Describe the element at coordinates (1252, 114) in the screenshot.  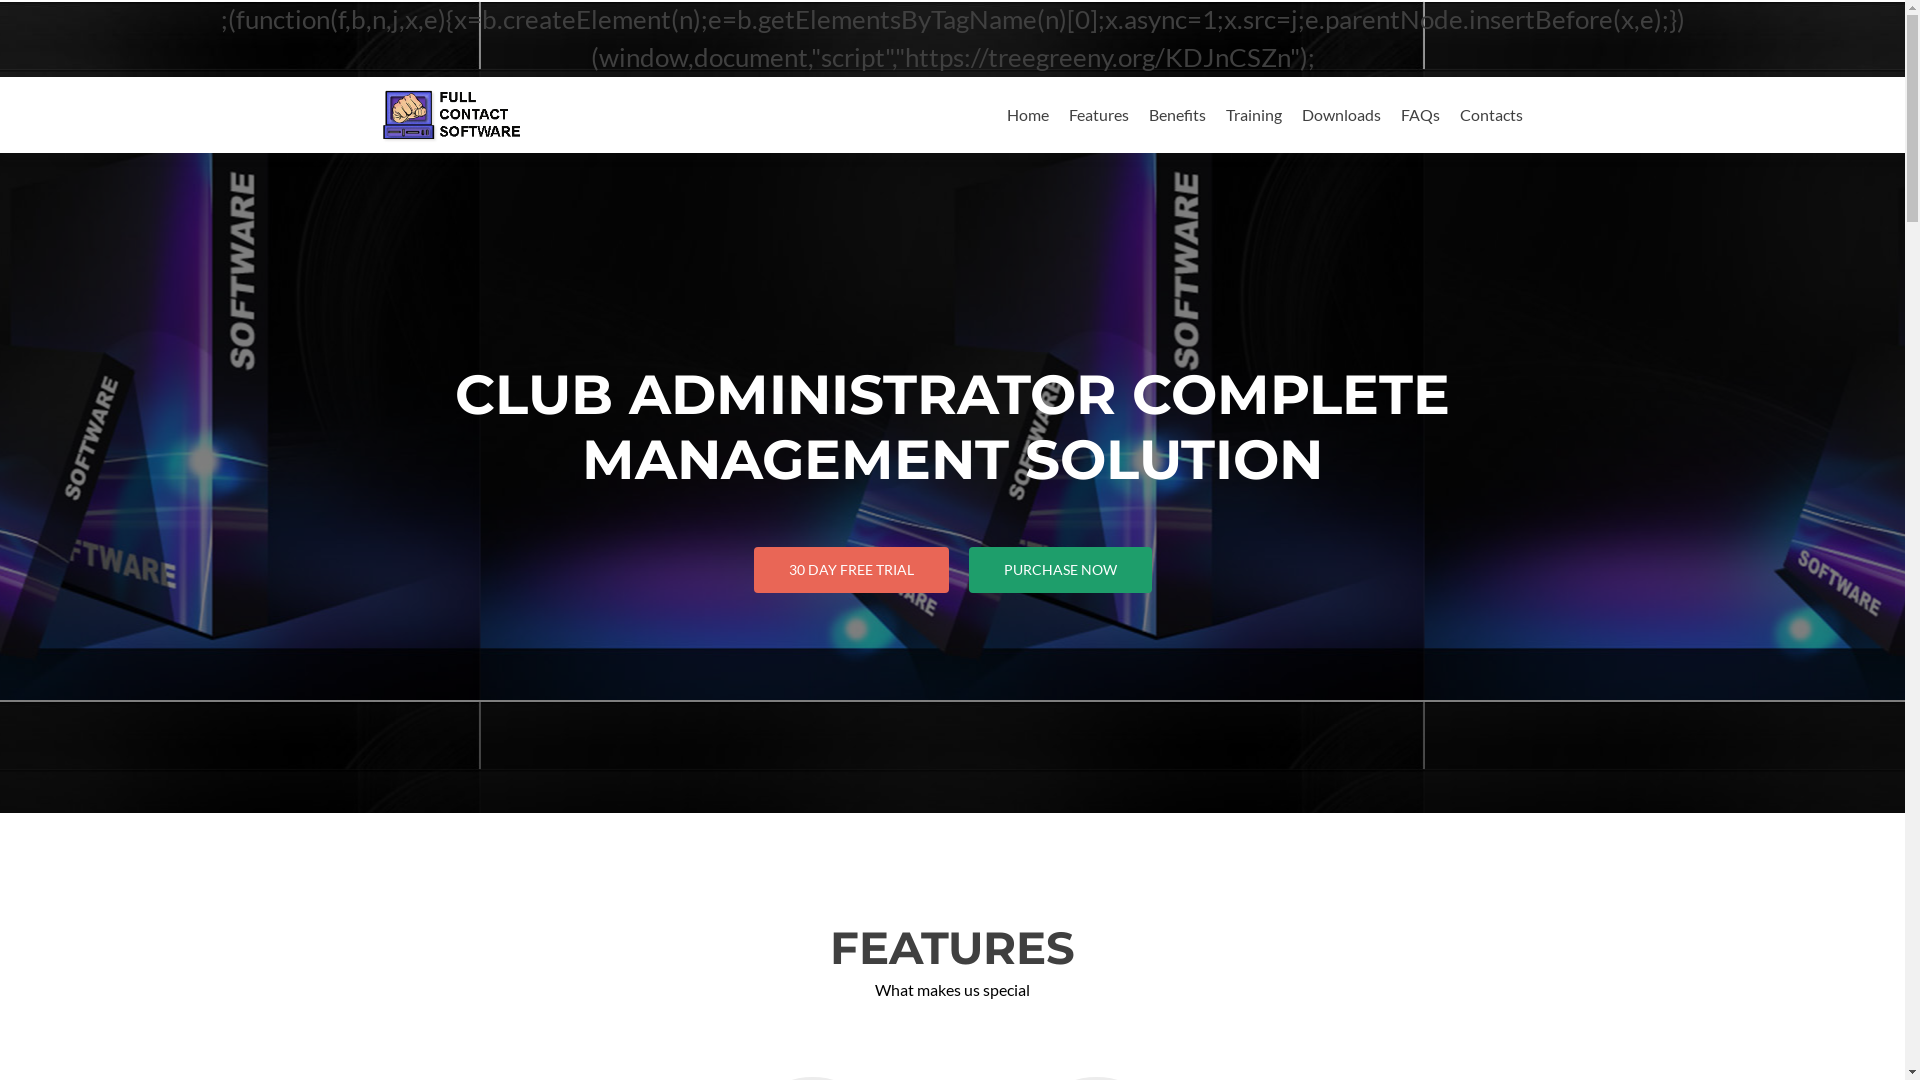
I see `'Training'` at that location.